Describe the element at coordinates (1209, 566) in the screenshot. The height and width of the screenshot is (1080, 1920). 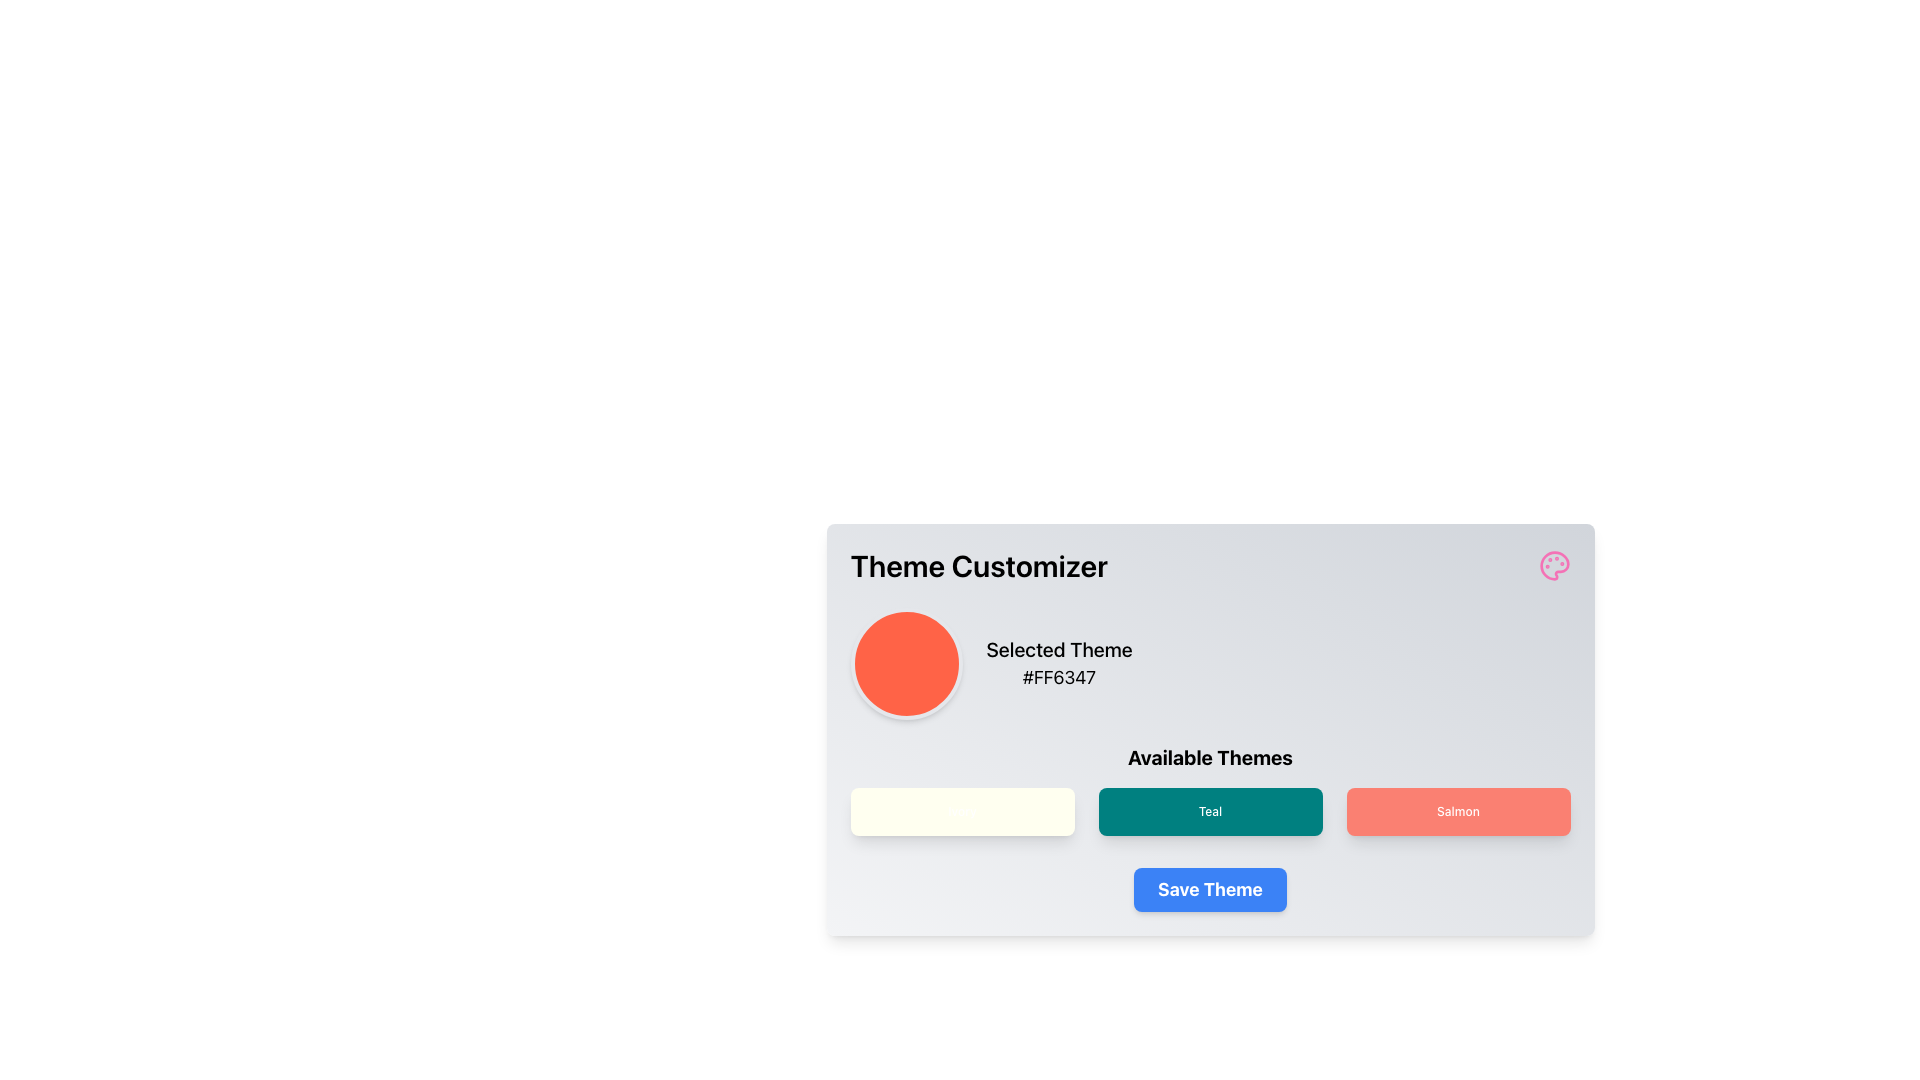
I see `the 'Theme Customizer' section title, which identifies the feature at the top of the card-like interface section` at that location.